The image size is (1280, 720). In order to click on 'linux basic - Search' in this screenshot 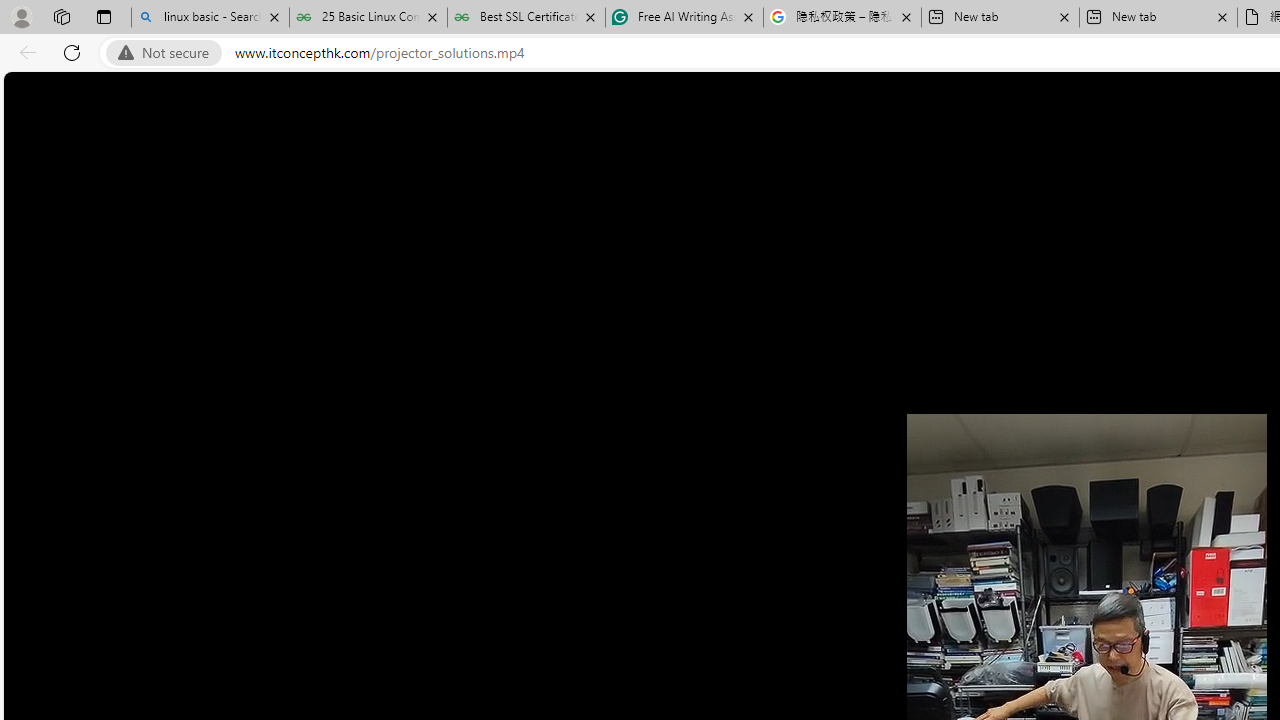, I will do `click(210, 17)`.